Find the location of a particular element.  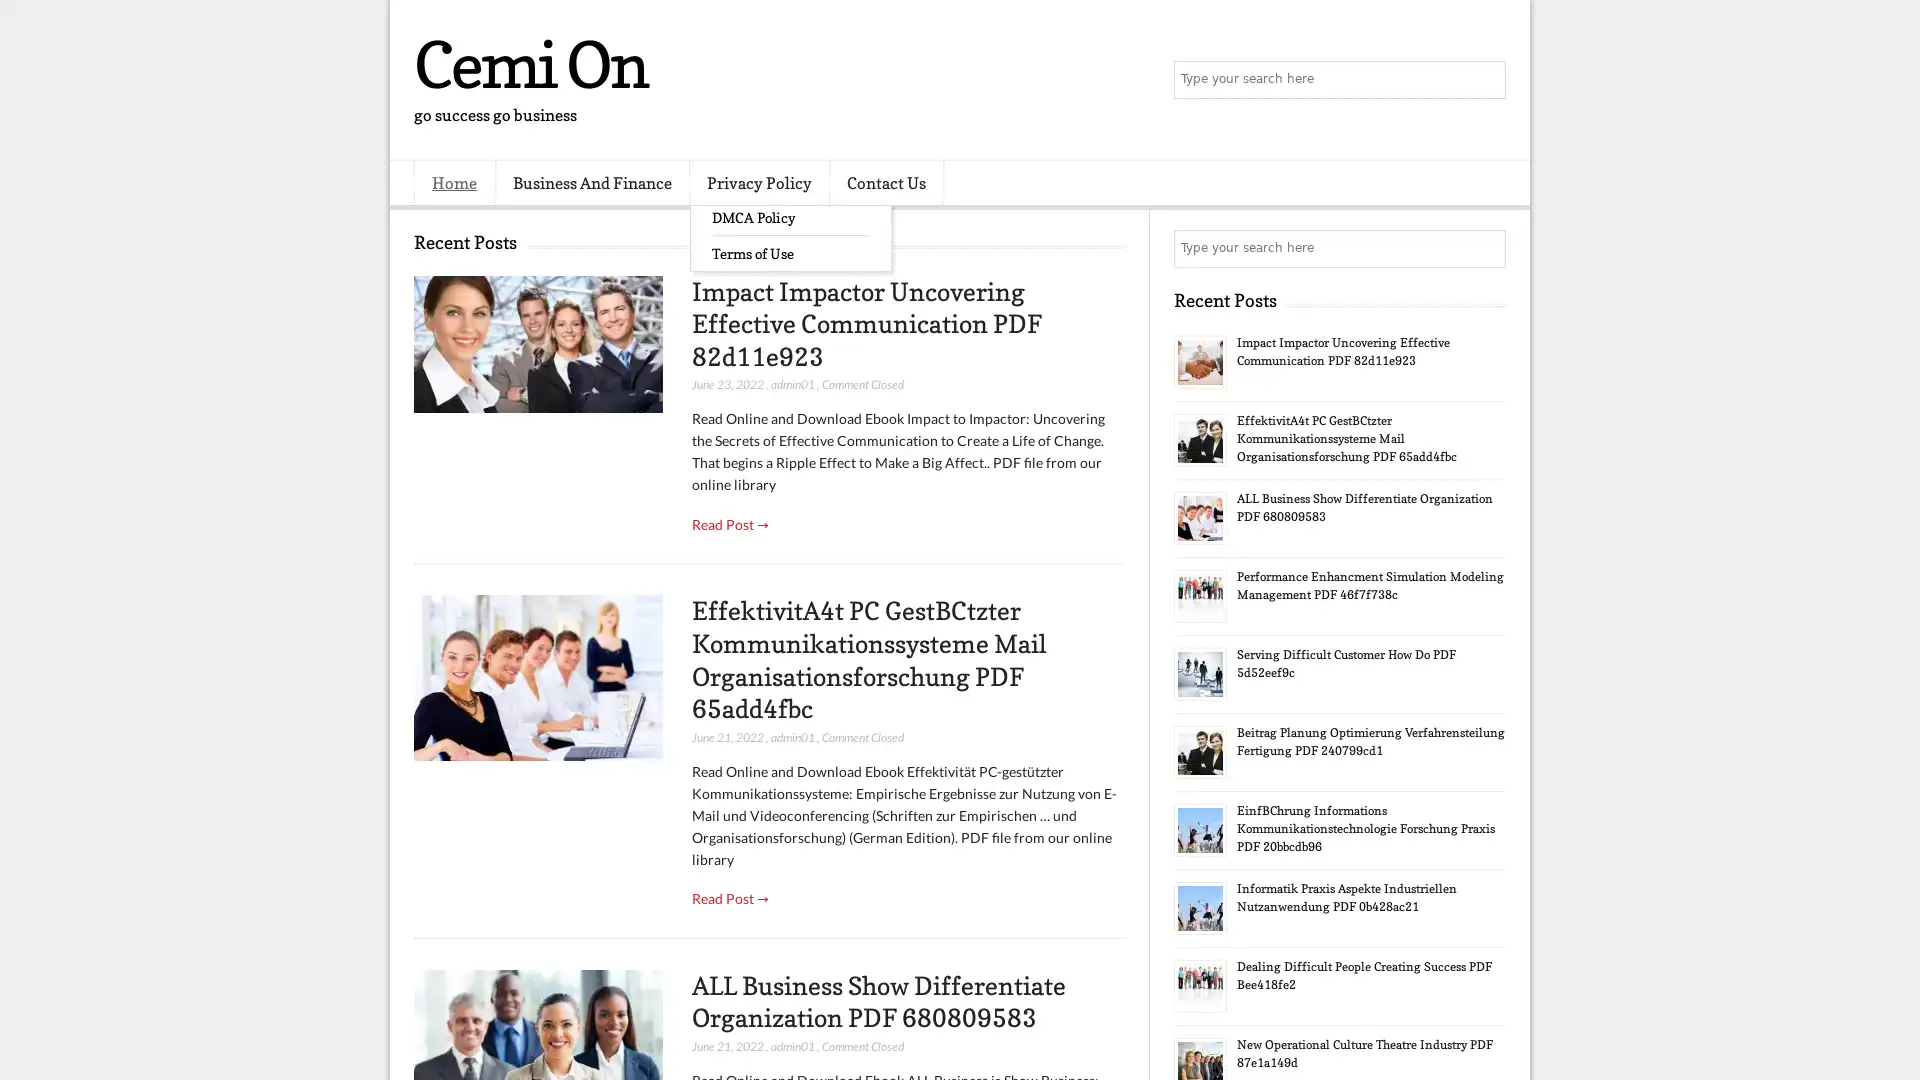

Search is located at coordinates (1485, 80).